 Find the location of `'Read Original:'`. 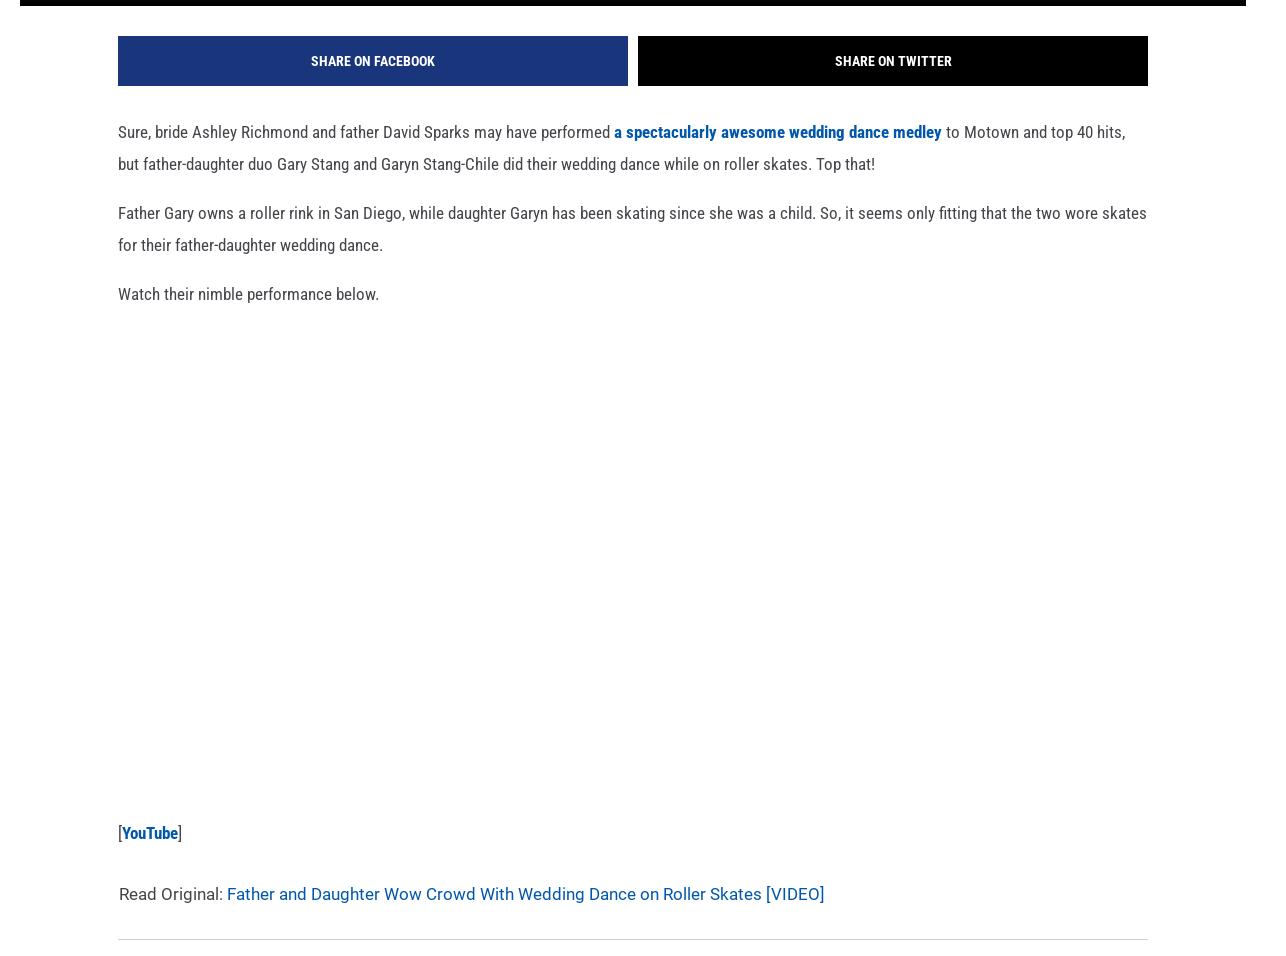

'Read Original:' is located at coordinates (172, 921).